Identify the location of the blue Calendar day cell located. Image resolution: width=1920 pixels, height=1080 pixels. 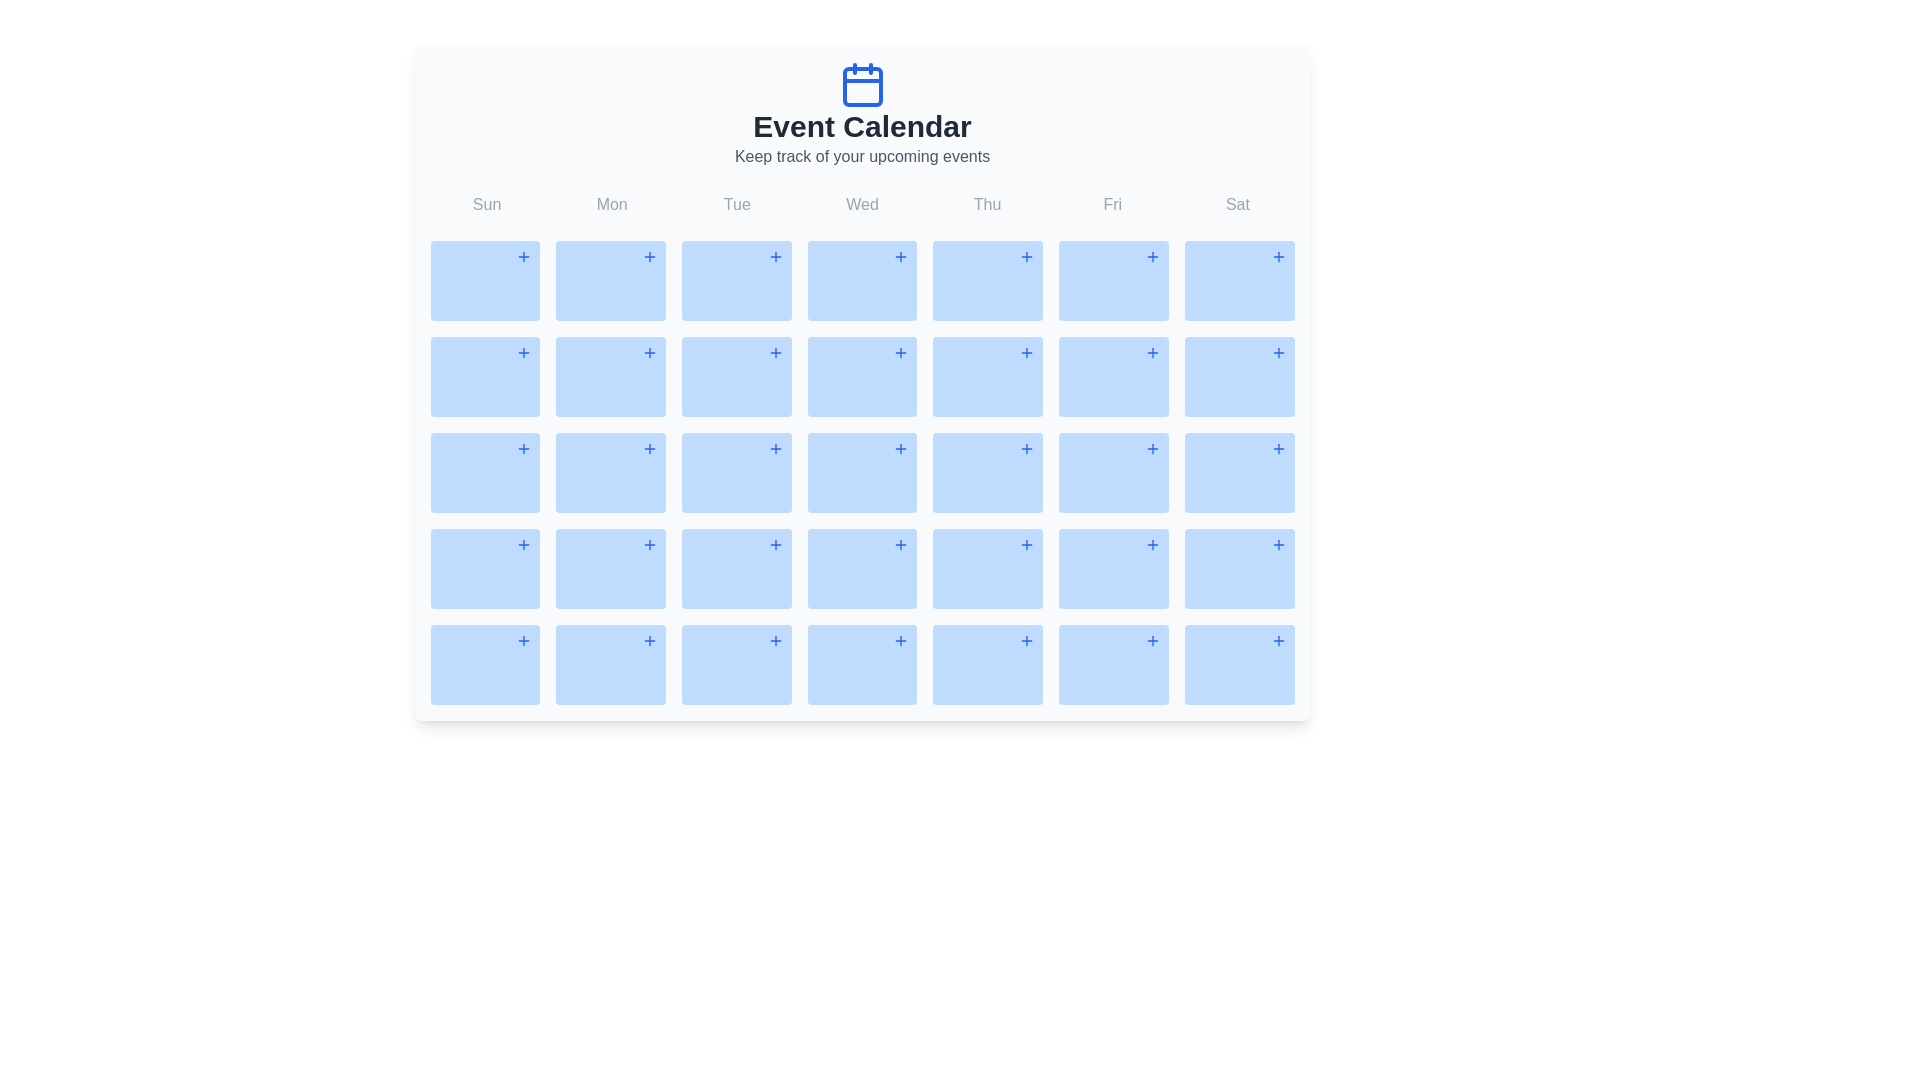
(1112, 569).